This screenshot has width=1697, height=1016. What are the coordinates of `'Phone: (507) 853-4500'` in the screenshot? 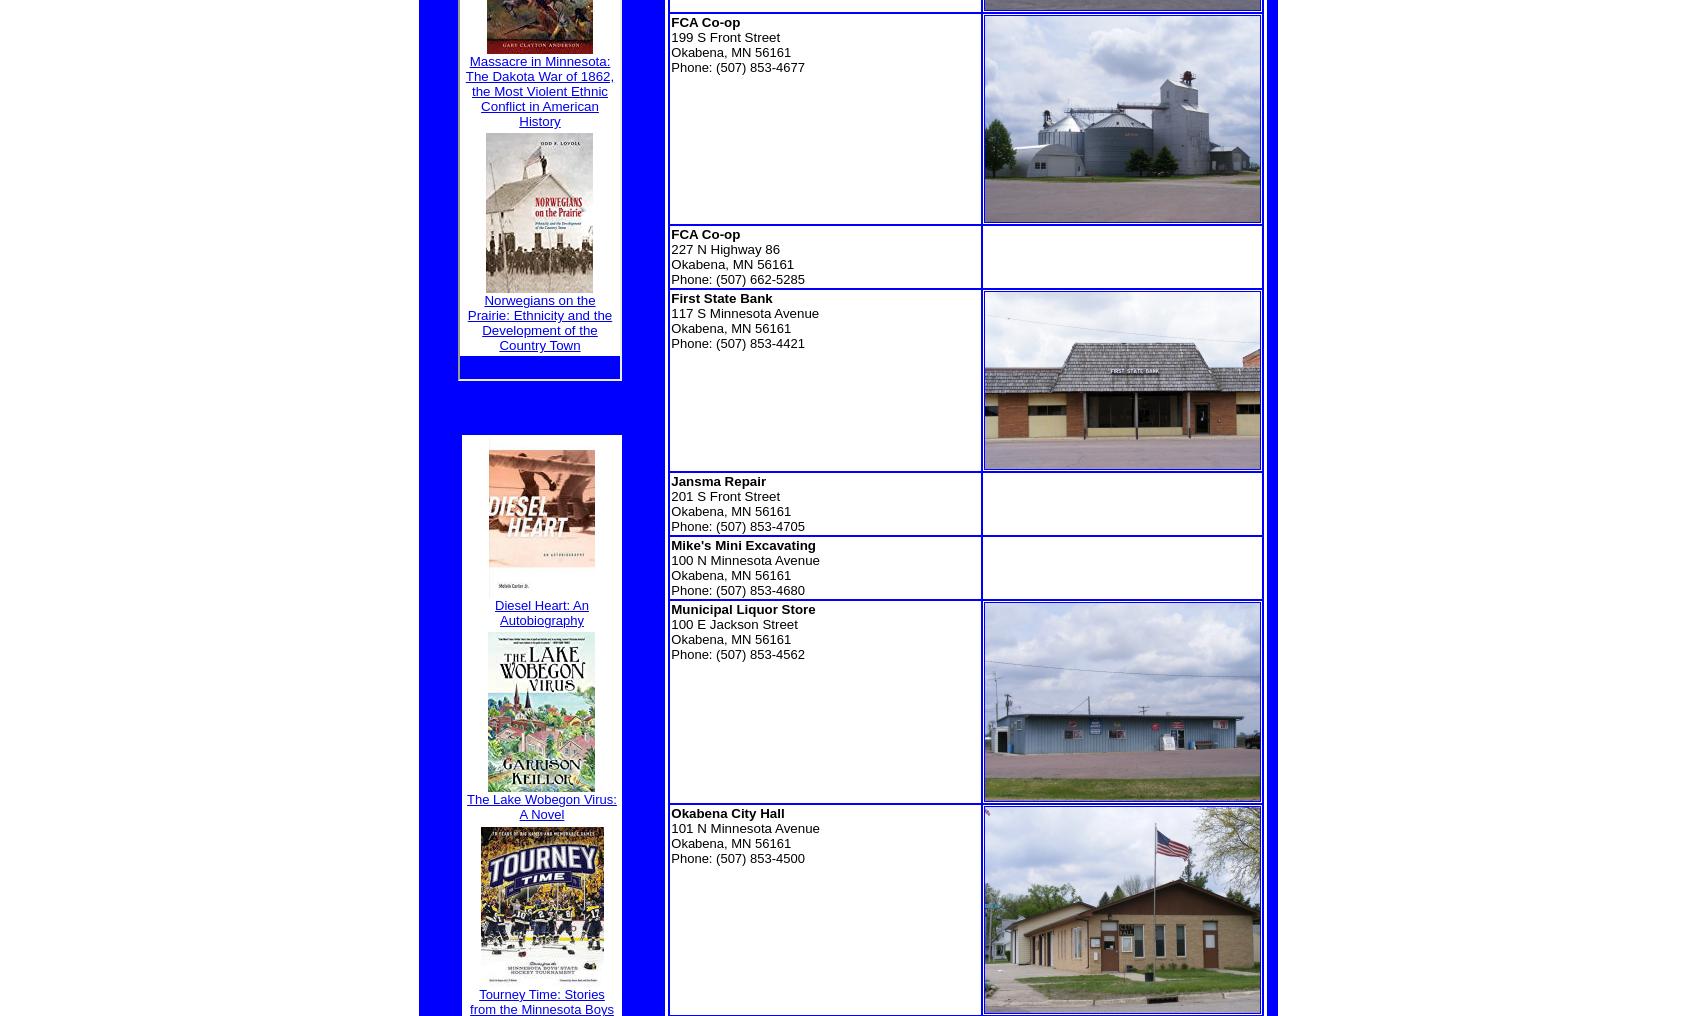 It's located at (736, 858).